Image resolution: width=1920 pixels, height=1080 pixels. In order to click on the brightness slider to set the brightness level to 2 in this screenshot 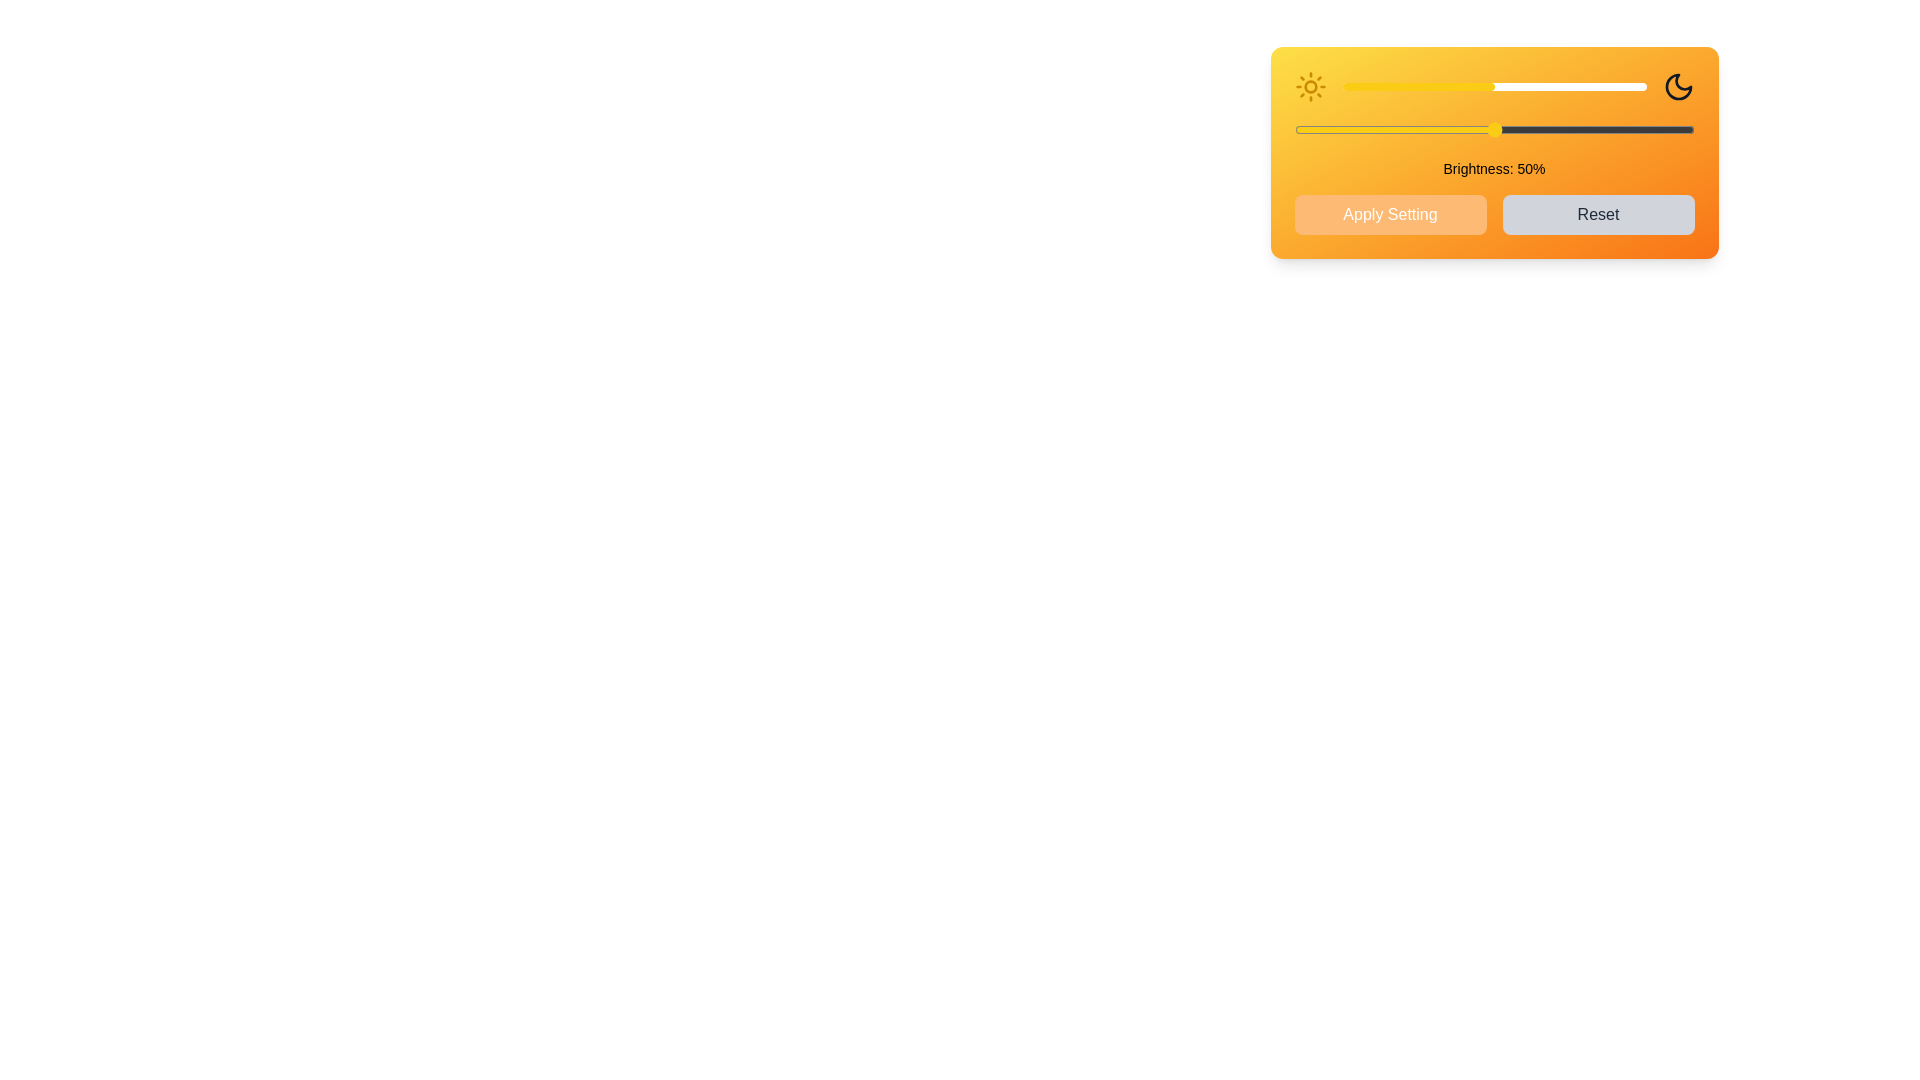, I will do `click(1348, 86)`.